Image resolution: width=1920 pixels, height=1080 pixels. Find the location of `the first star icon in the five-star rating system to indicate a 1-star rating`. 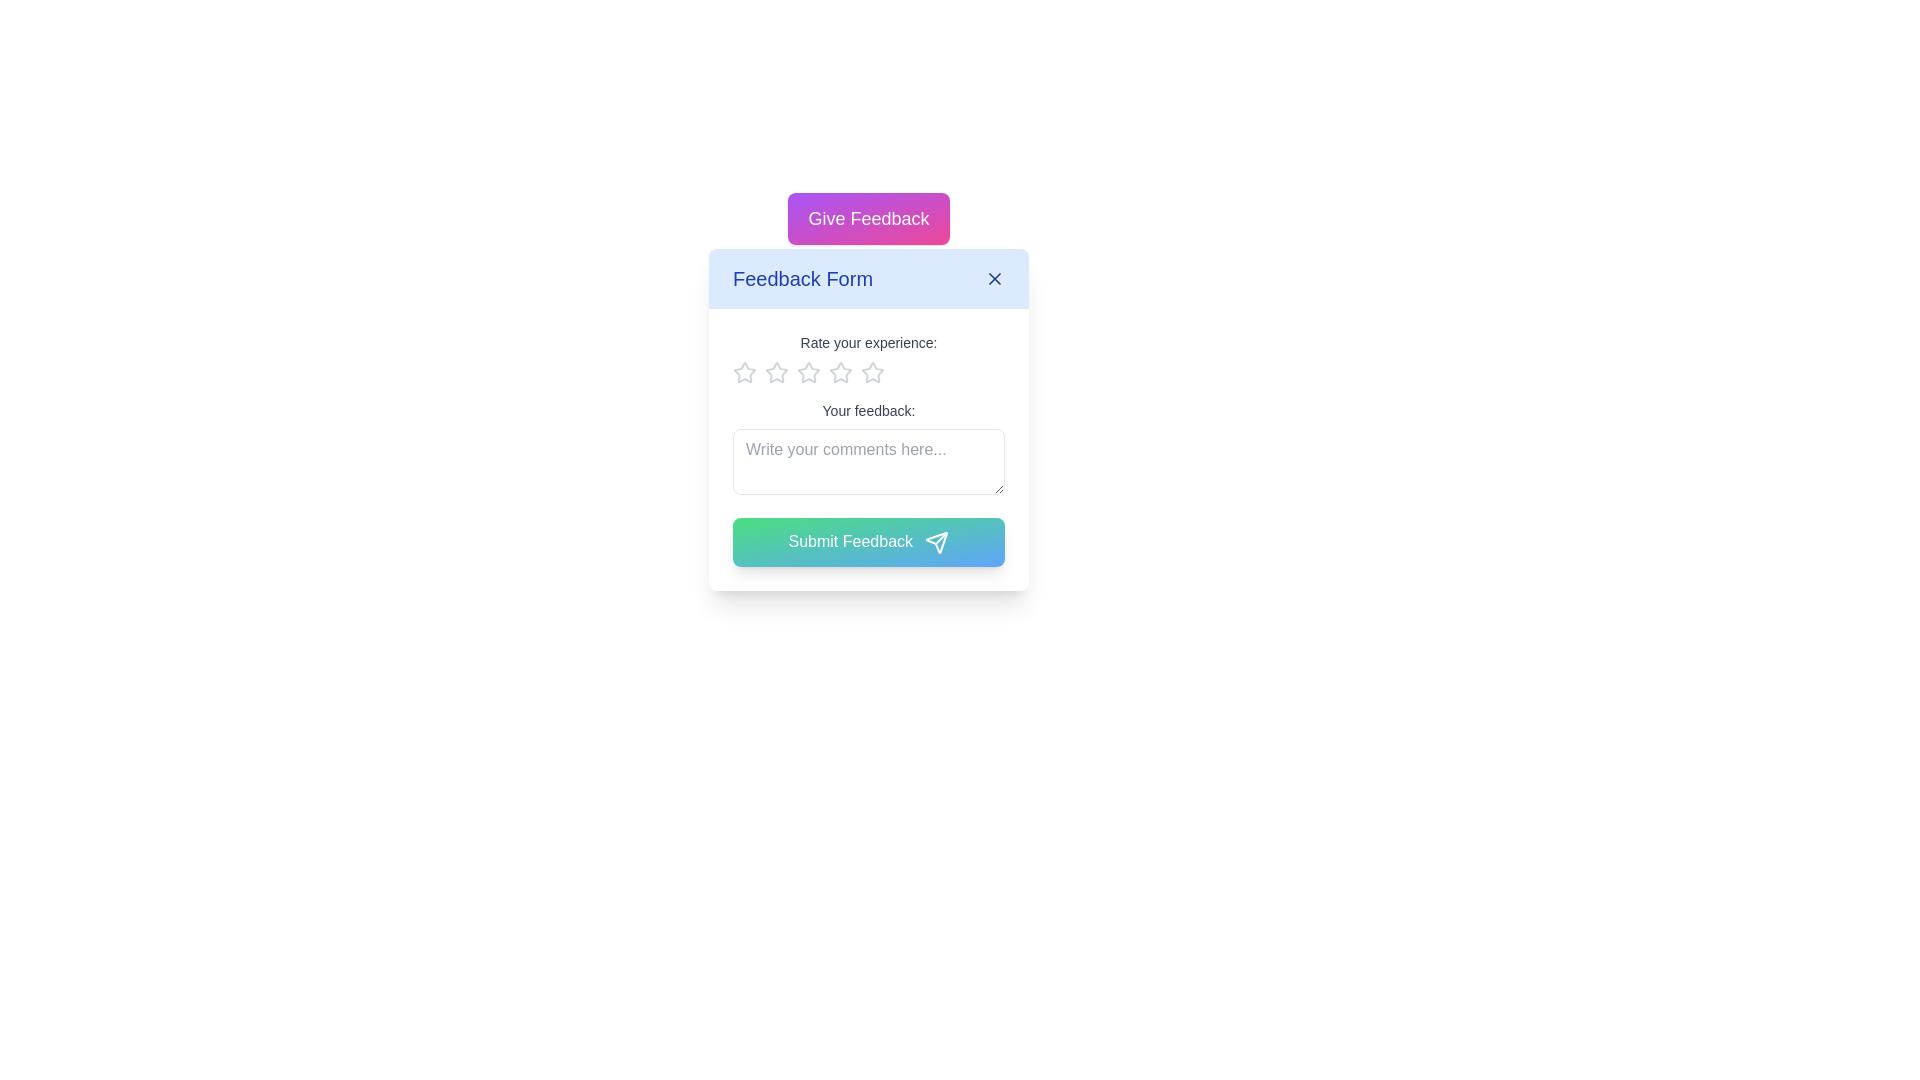

the first star icon in the five-star rating system to indicate a 1-star rating is located at coordinates (743, 372).